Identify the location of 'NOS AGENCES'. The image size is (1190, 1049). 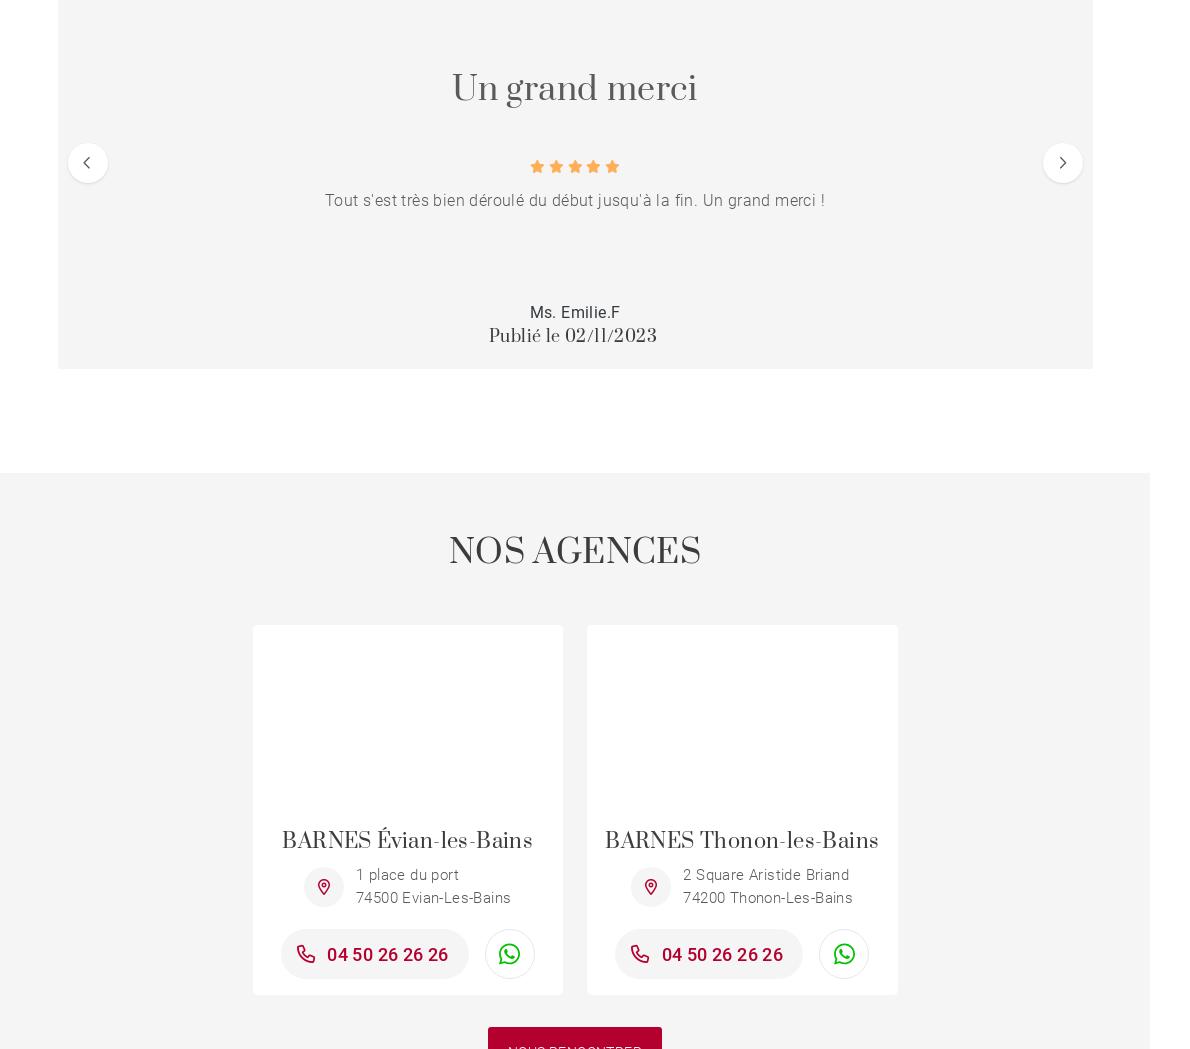
(574, 551).